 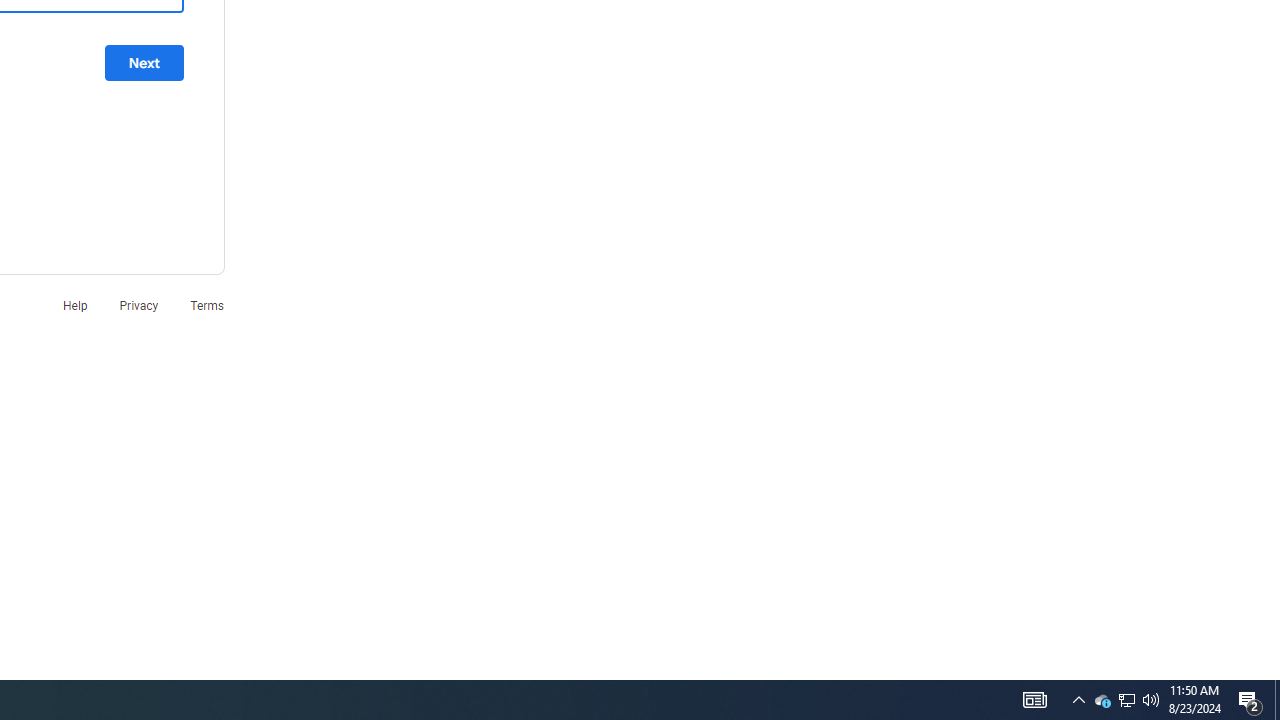 What do you see at coordinates (137, 305) in the screenshot?
I see `'Privacy'` at bounding box center [137, 305].